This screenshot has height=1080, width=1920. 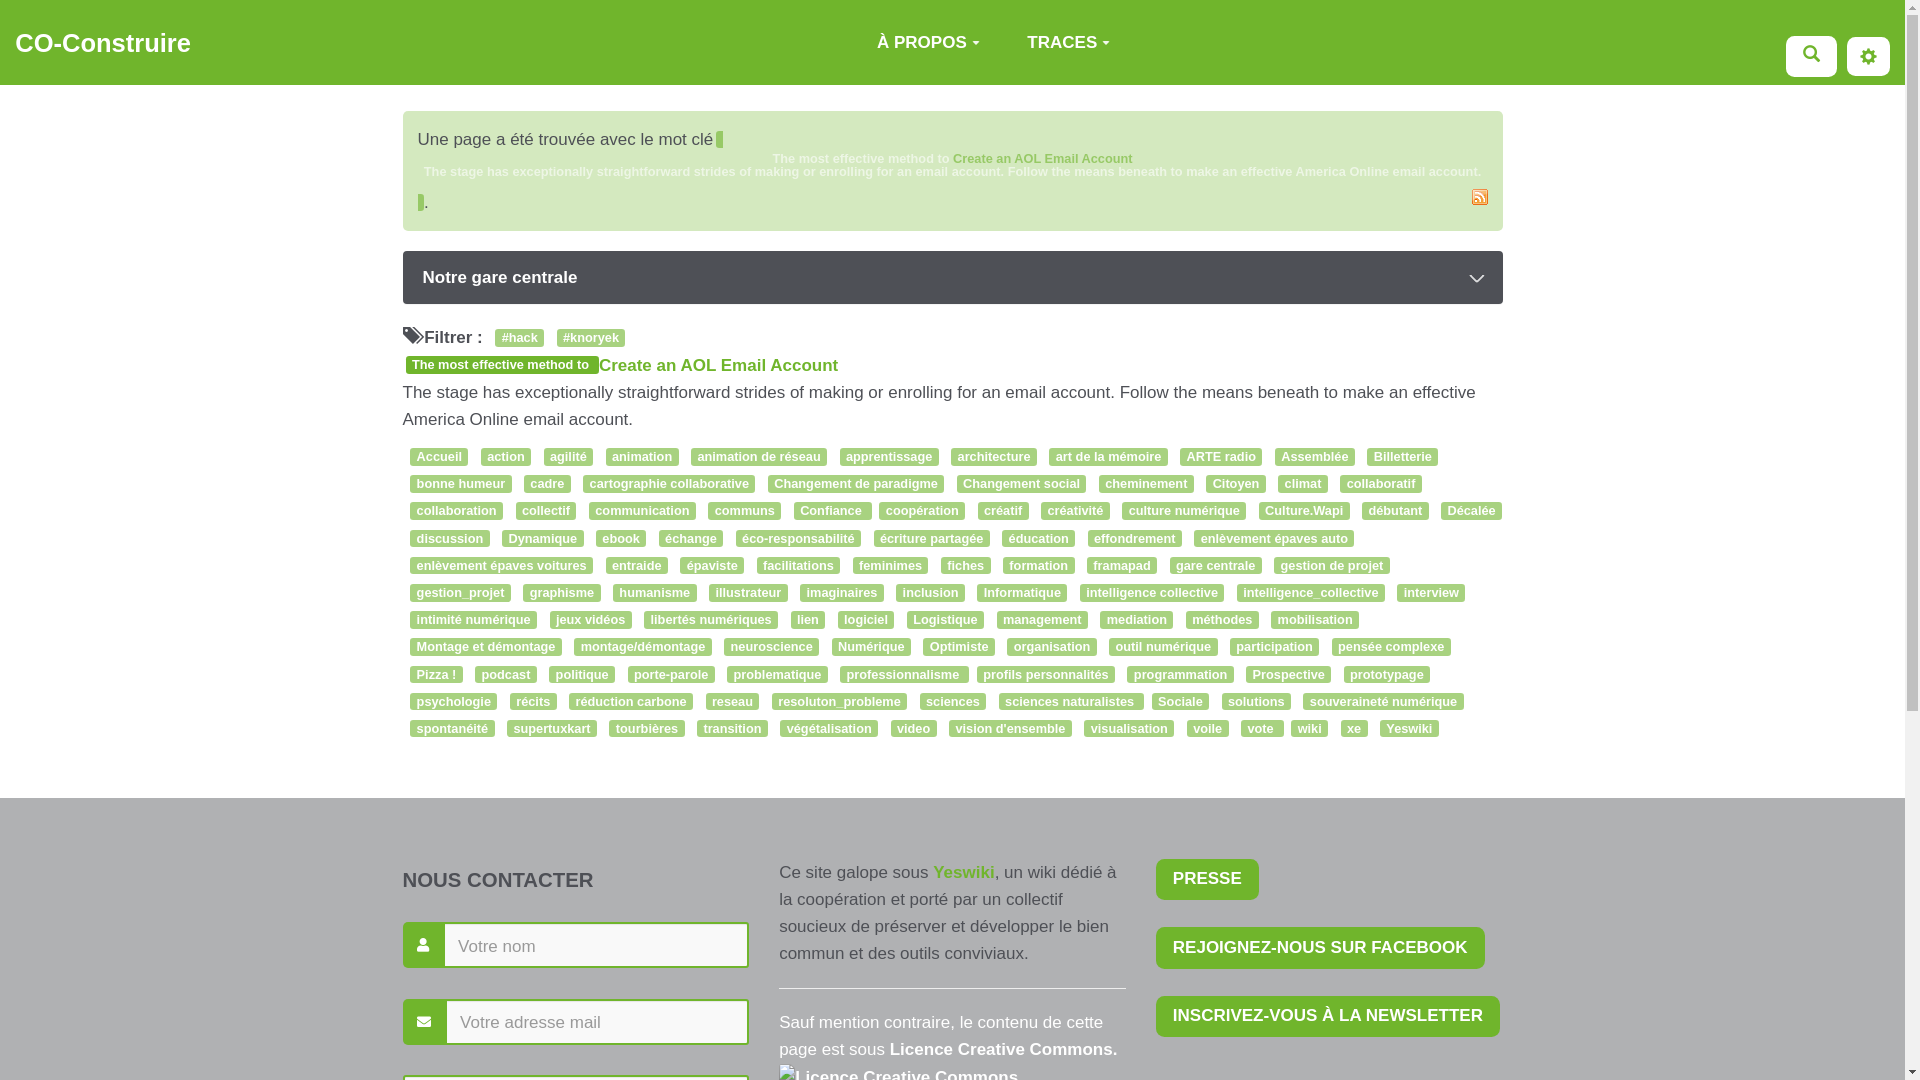 I want to click on 'Changement social', so click(x=1022, y=483).